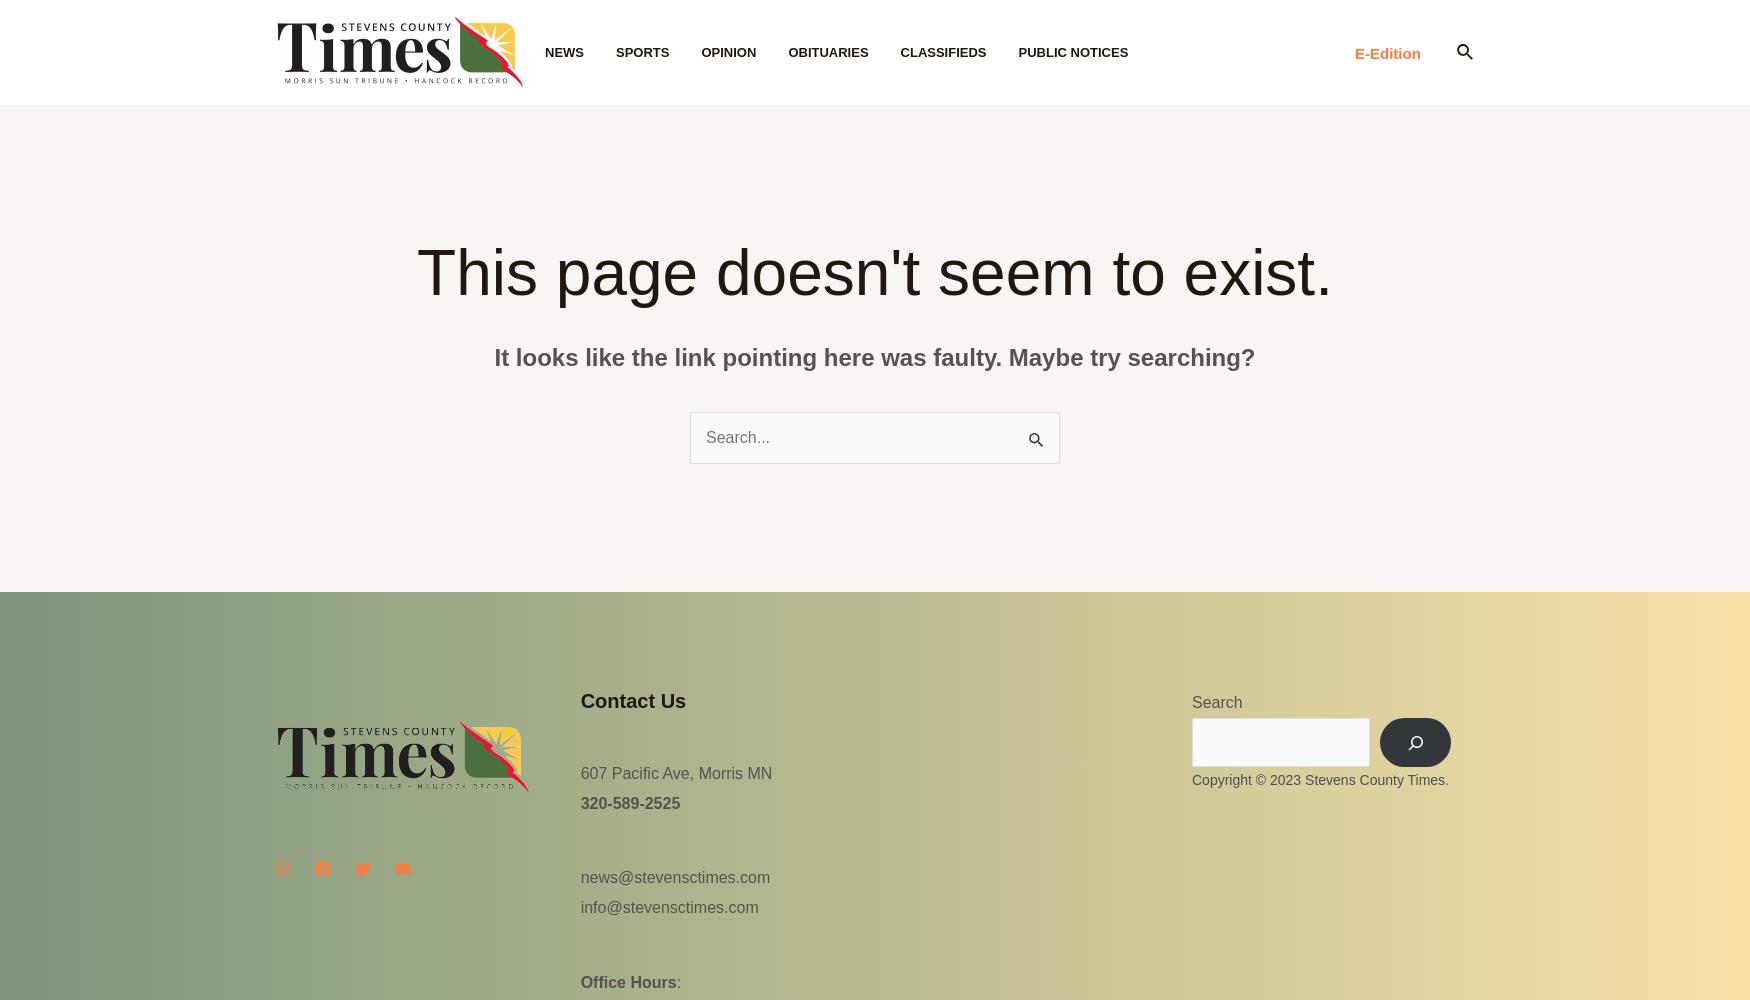 This screenshot has height=1000, width=1750. I want to click on 'Contact Us', so click(631, 700).